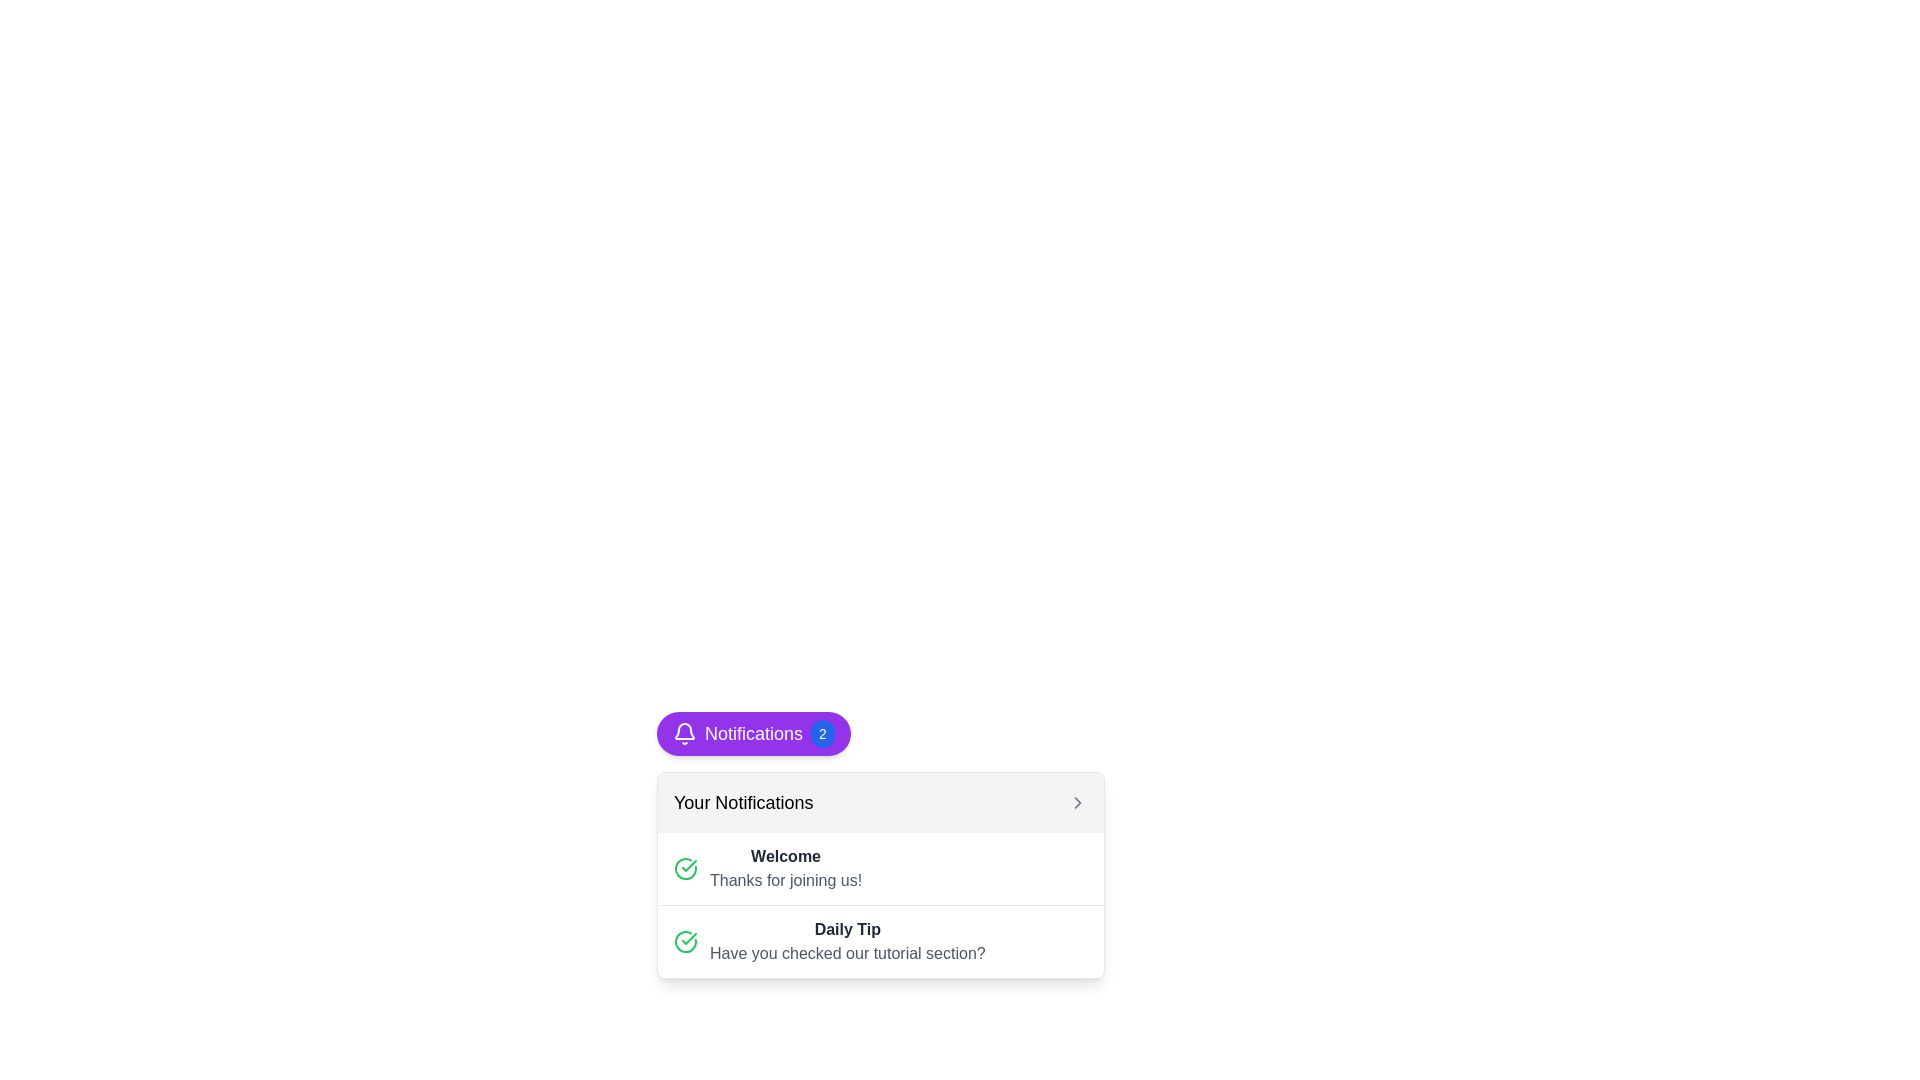  What do you see at coordinates (822, 733) in the screenshot?
I see `the small, circular badge with a blue background and the white number '2' centered within it, located at the top-right corner of the 'Notifications' button group` at bounding box center [822, 733].